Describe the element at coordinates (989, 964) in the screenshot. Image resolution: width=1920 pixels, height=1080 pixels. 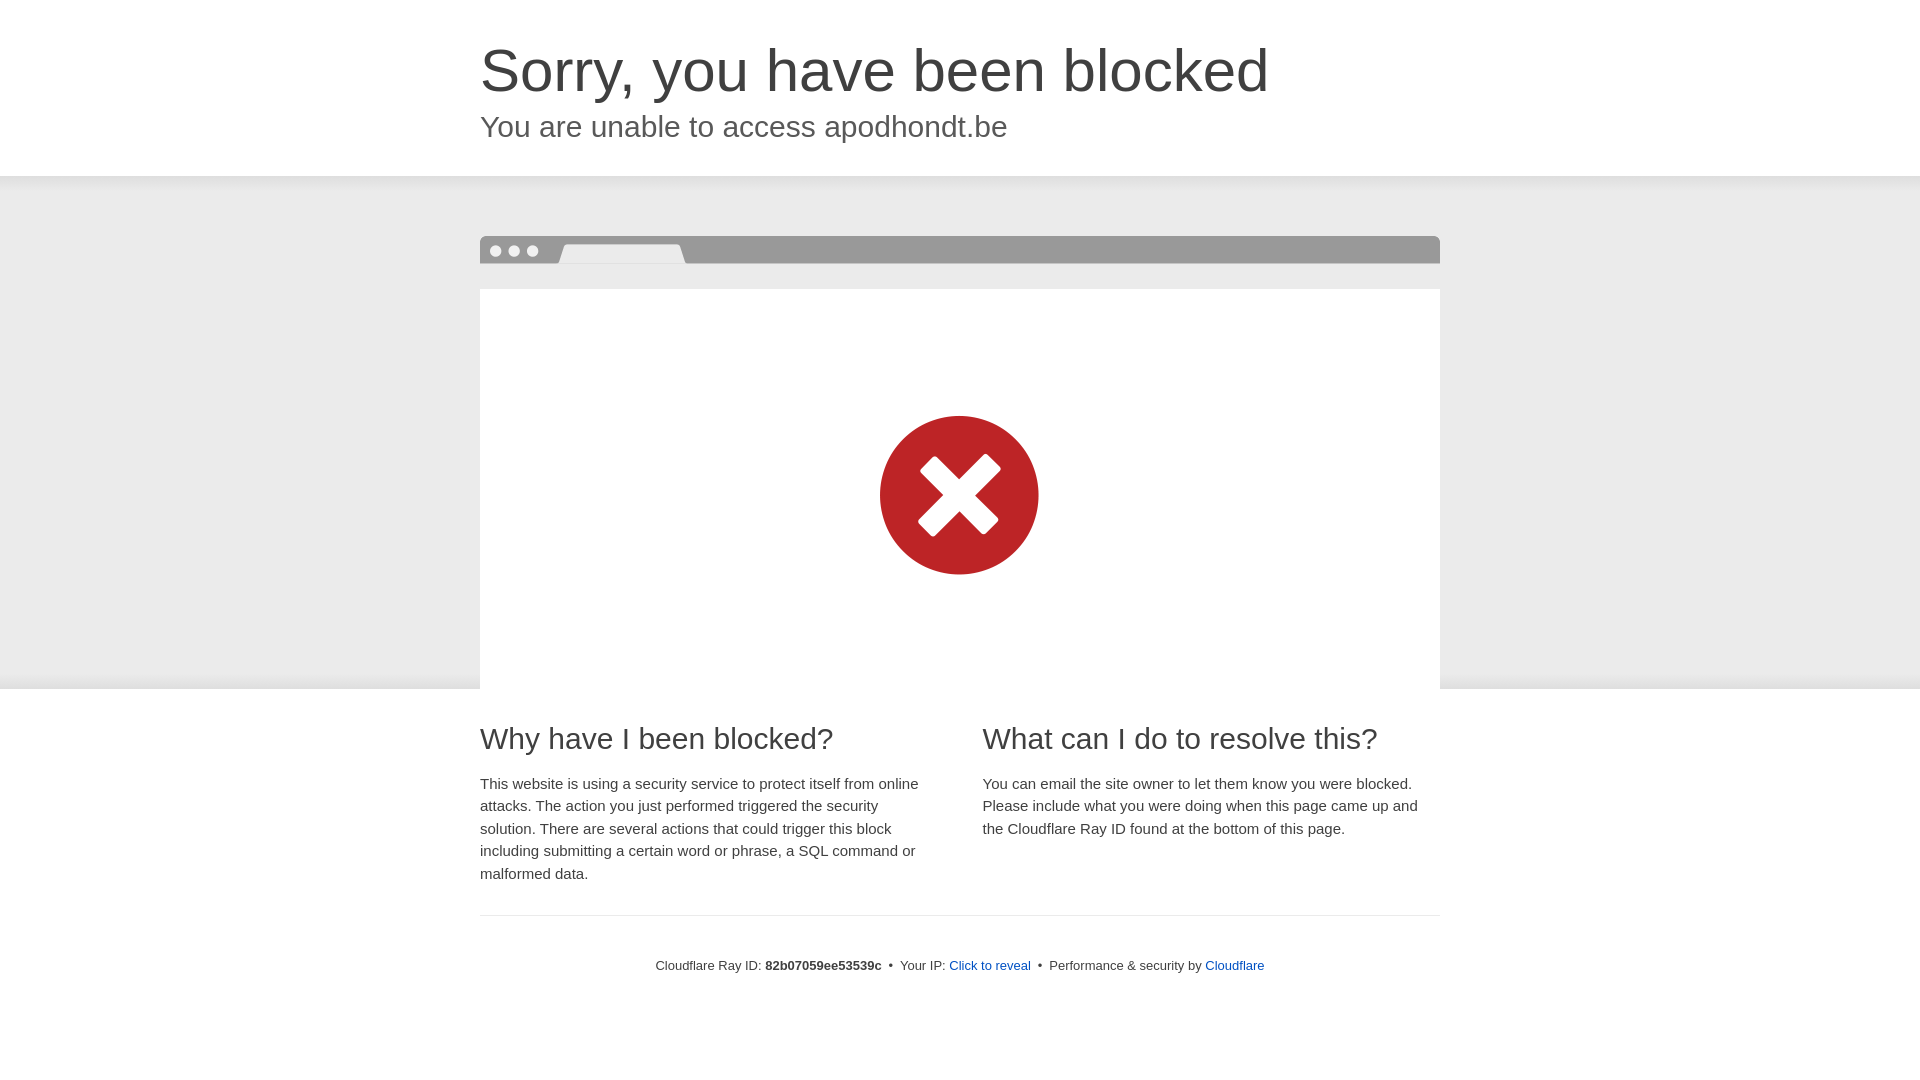
I see `'Click to reveal'` at that location.